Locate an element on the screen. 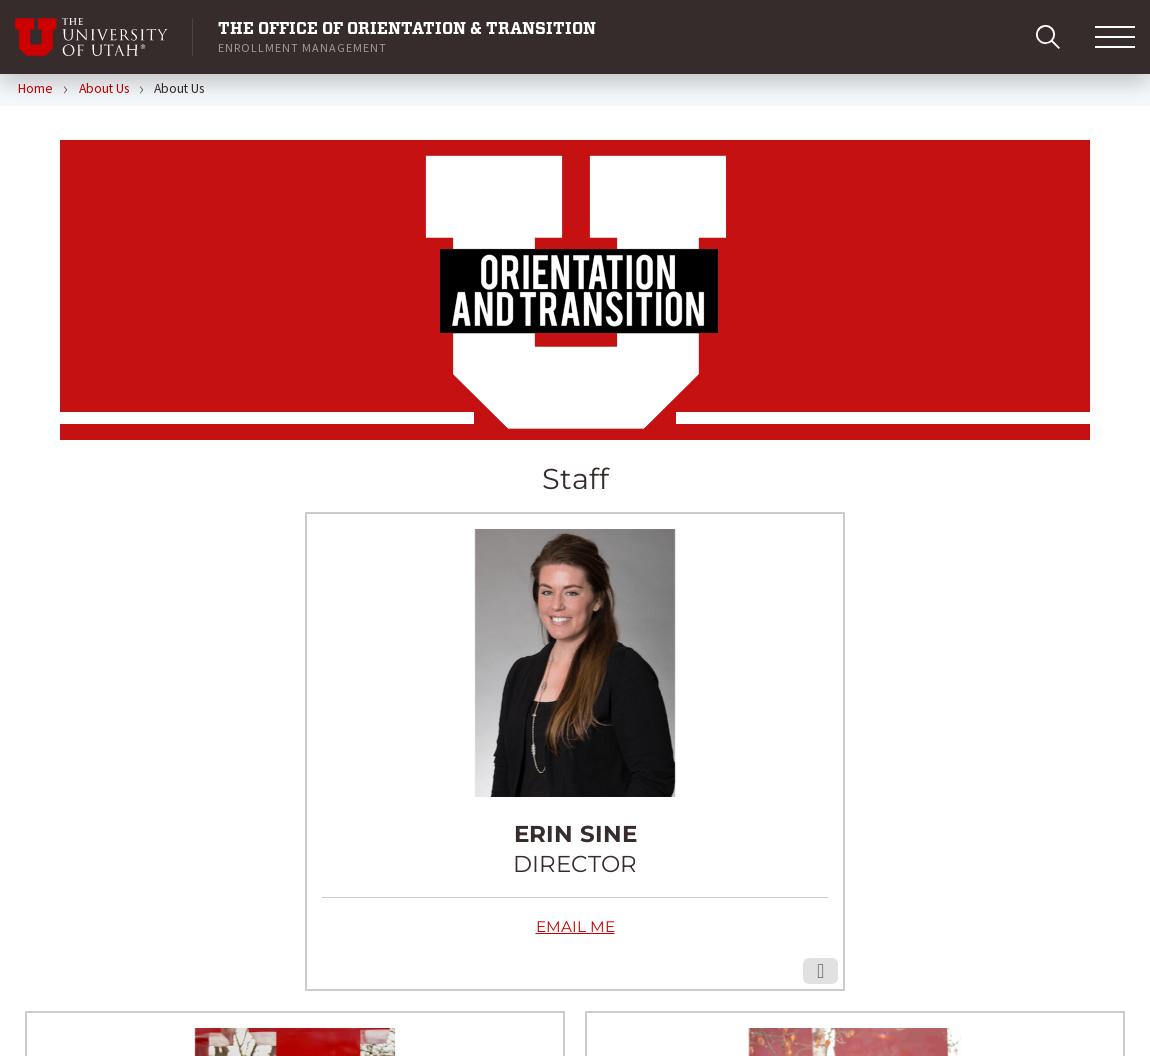 The width and height of the screenshot is (1150, 1056). 'The Office of Orientation & Transition' is located at coordinates (406, 27).